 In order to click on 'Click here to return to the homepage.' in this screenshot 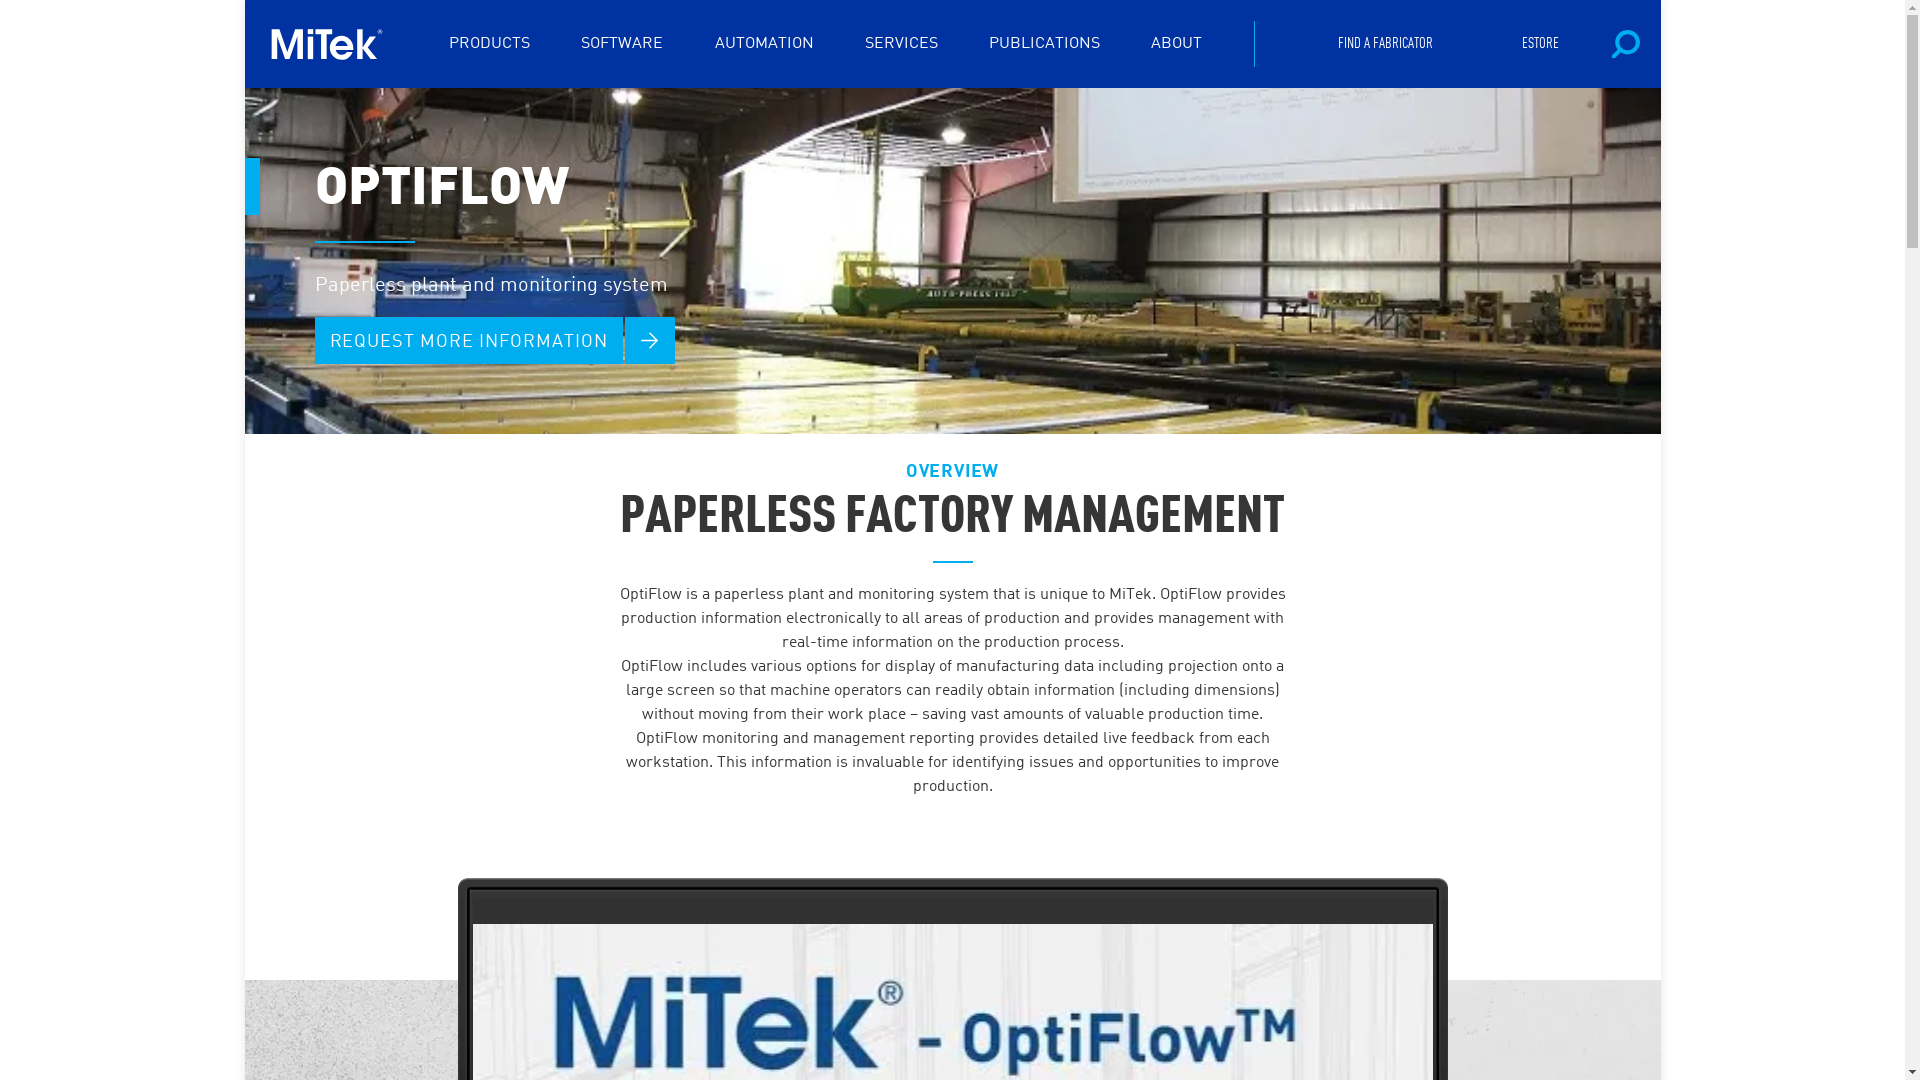, I will do `click(333, 43)`.